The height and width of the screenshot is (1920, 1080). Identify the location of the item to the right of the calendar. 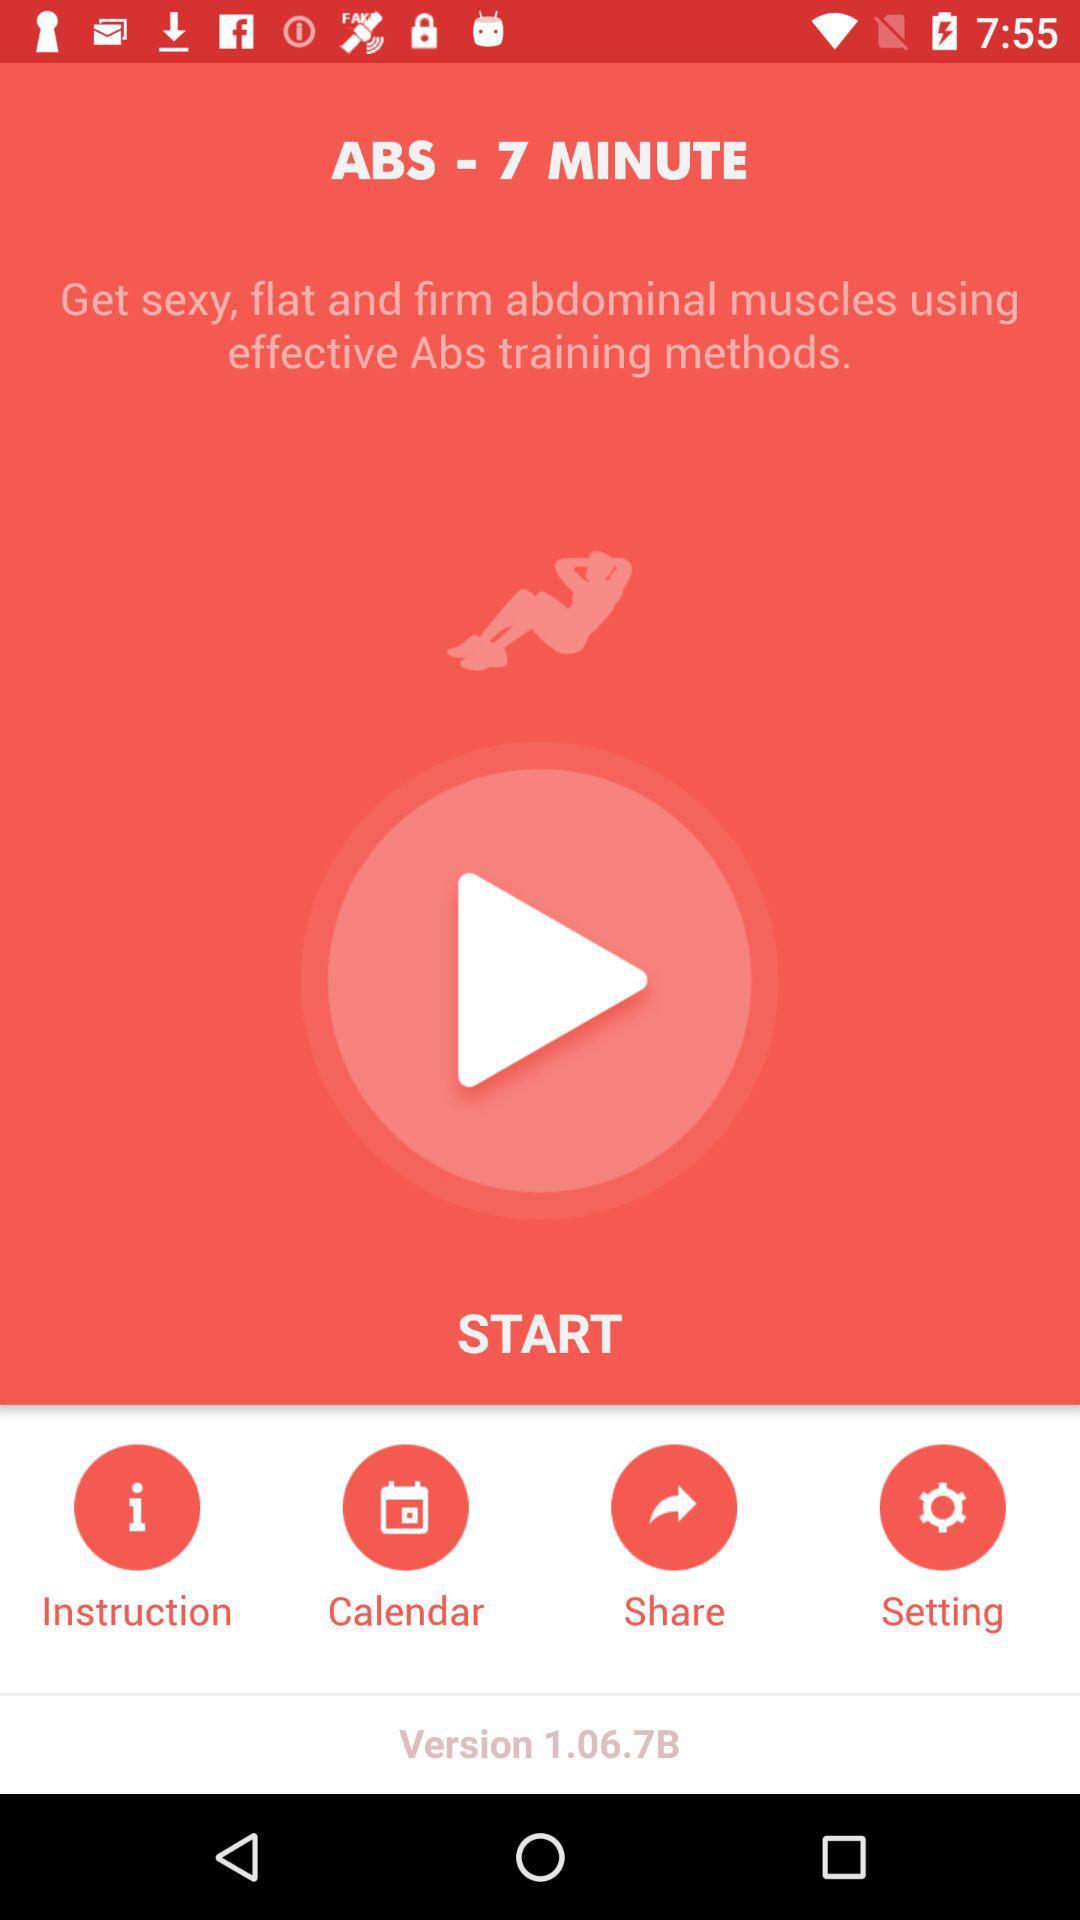
(674, 1539).